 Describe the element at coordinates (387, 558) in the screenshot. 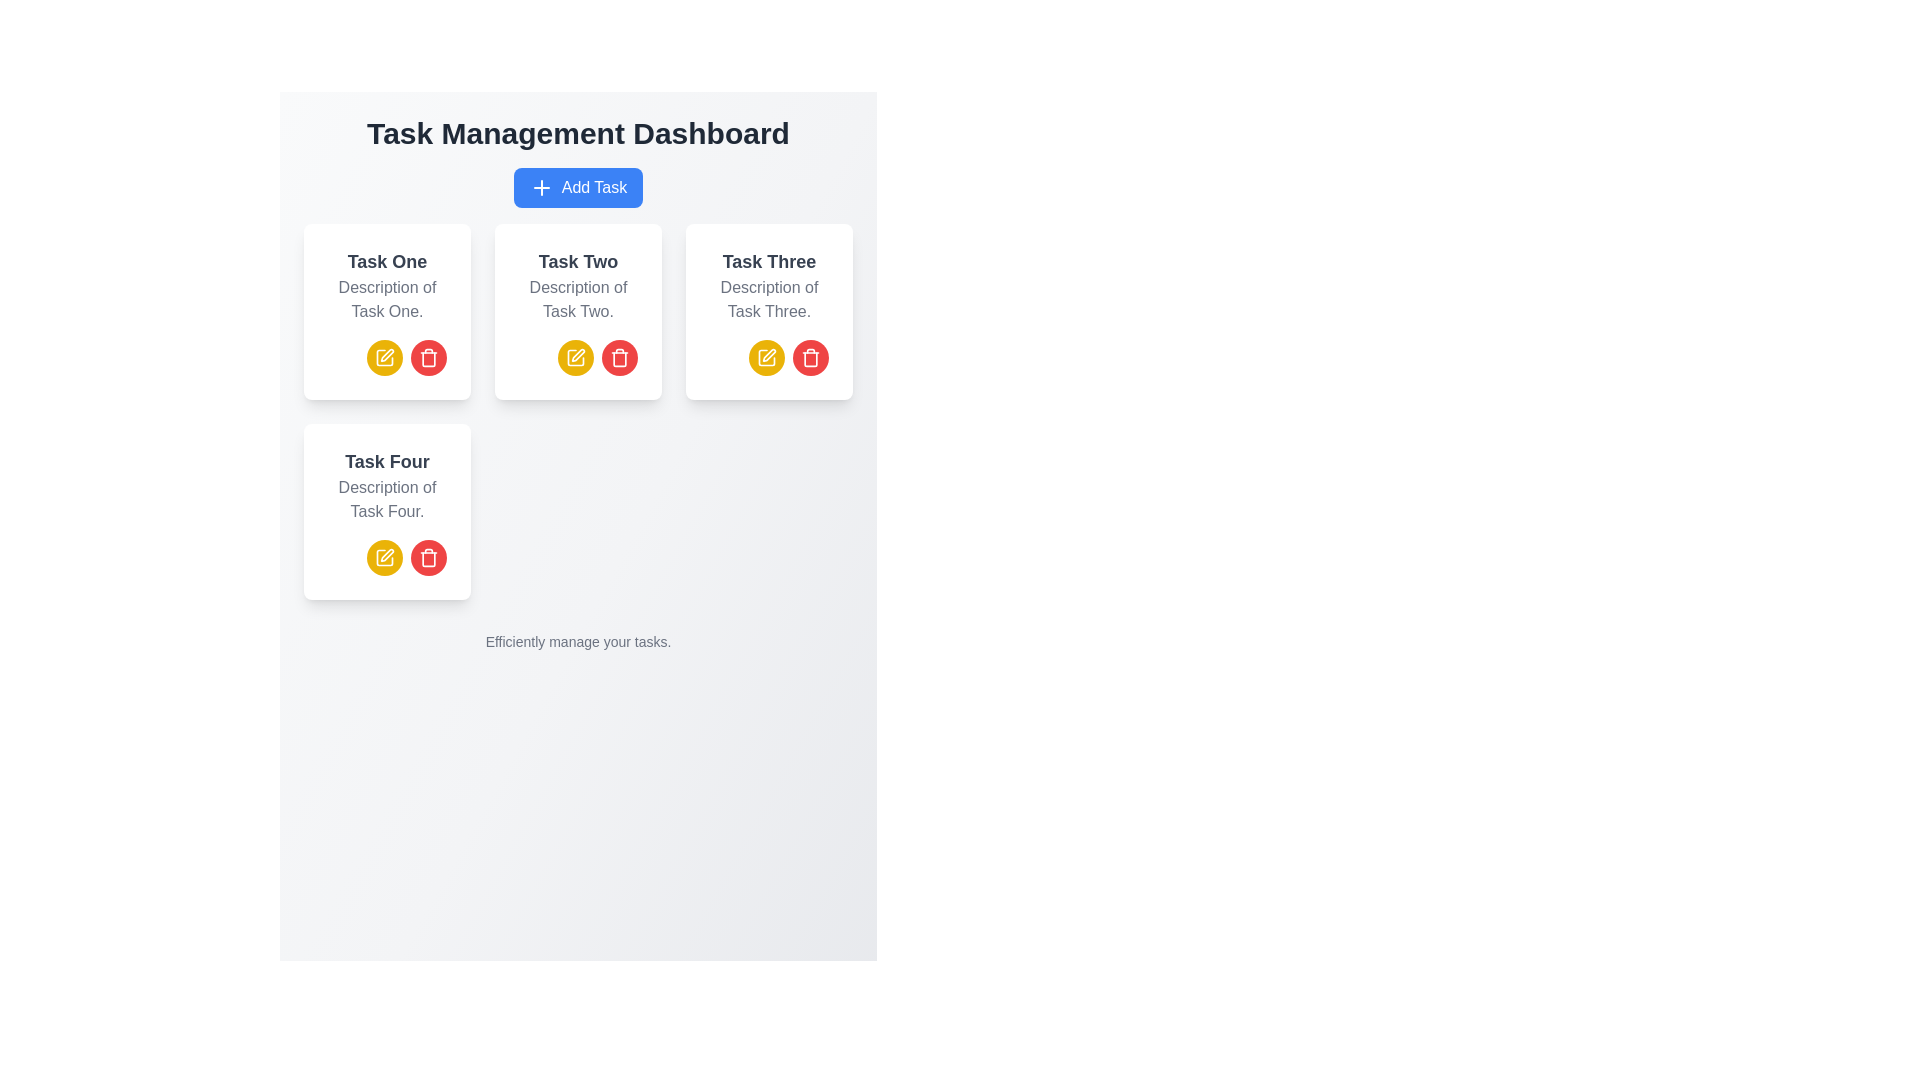

I see `the yellow circular button with a white pen icon at its center, located in the 'Task Four' card` at that location.